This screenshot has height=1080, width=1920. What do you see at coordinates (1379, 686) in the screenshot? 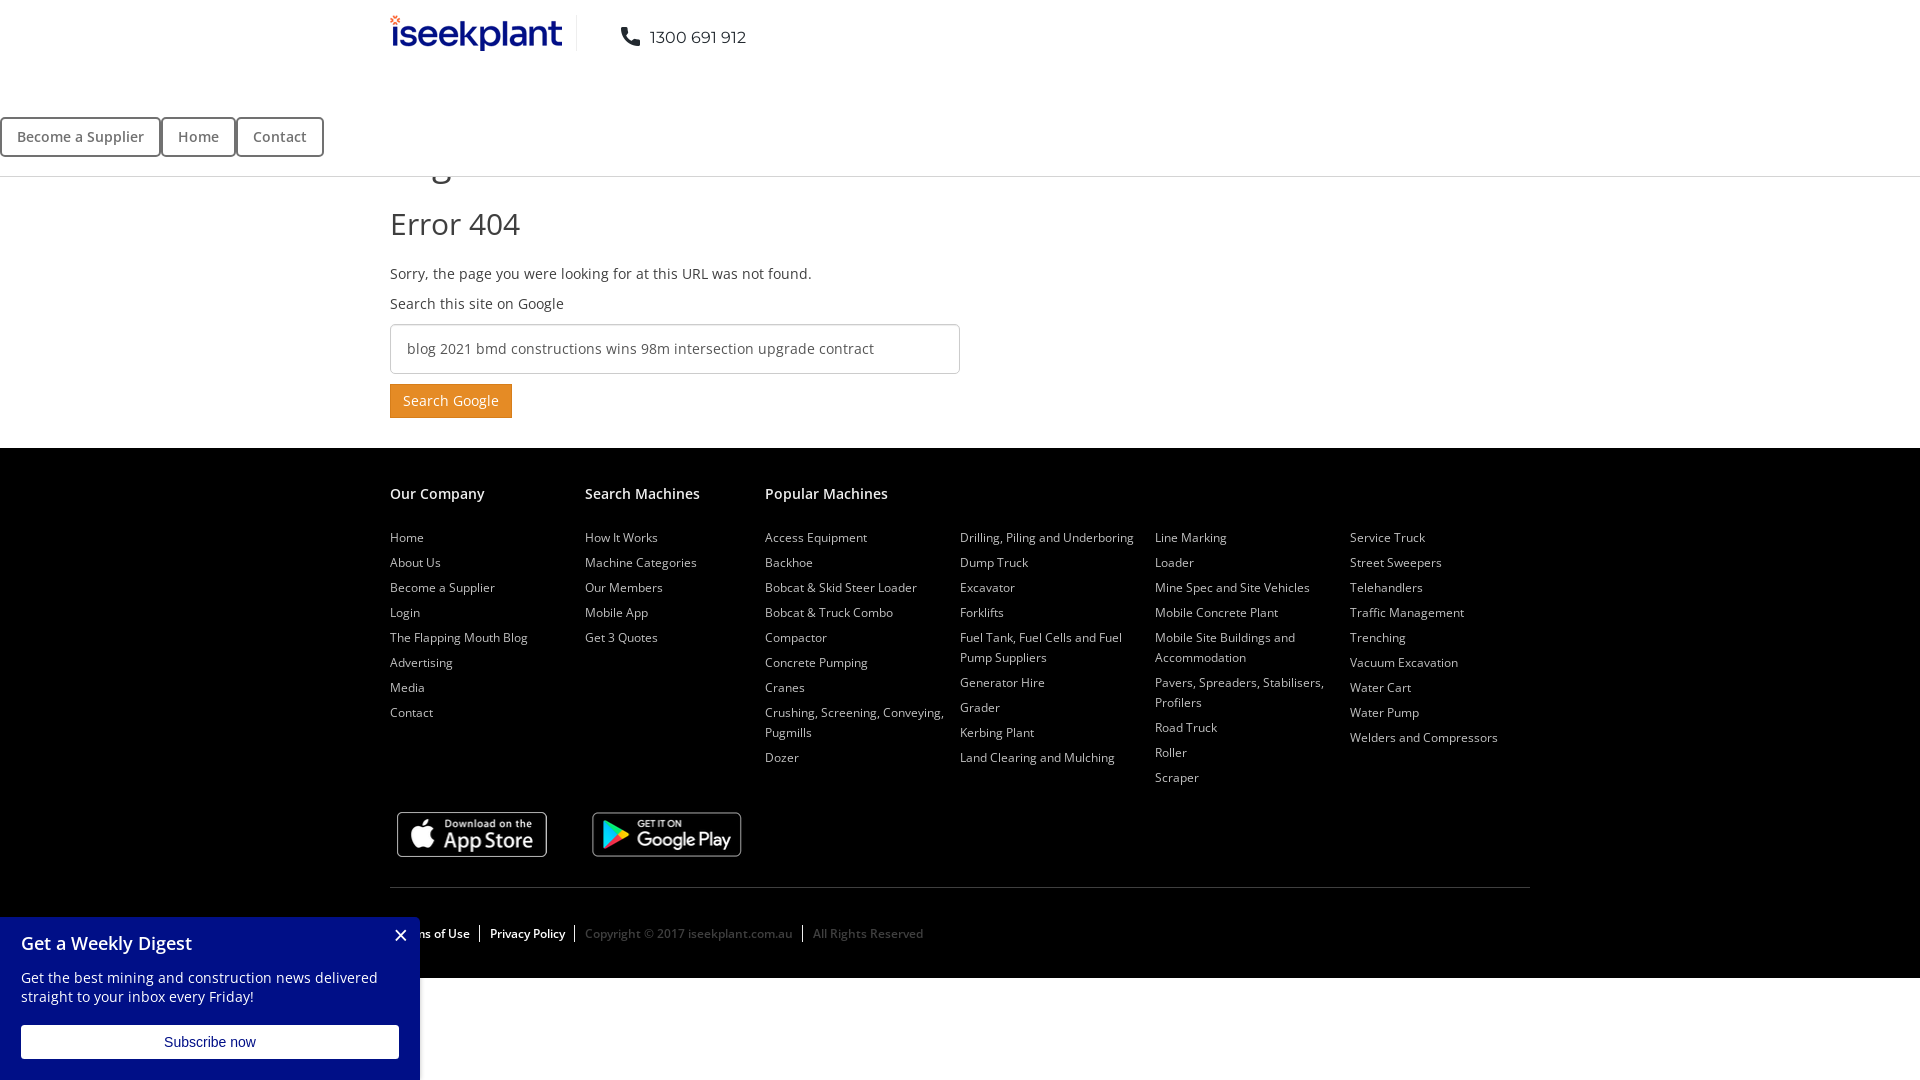
I see `'Water Cart'` at bounding box center [1379, 686].